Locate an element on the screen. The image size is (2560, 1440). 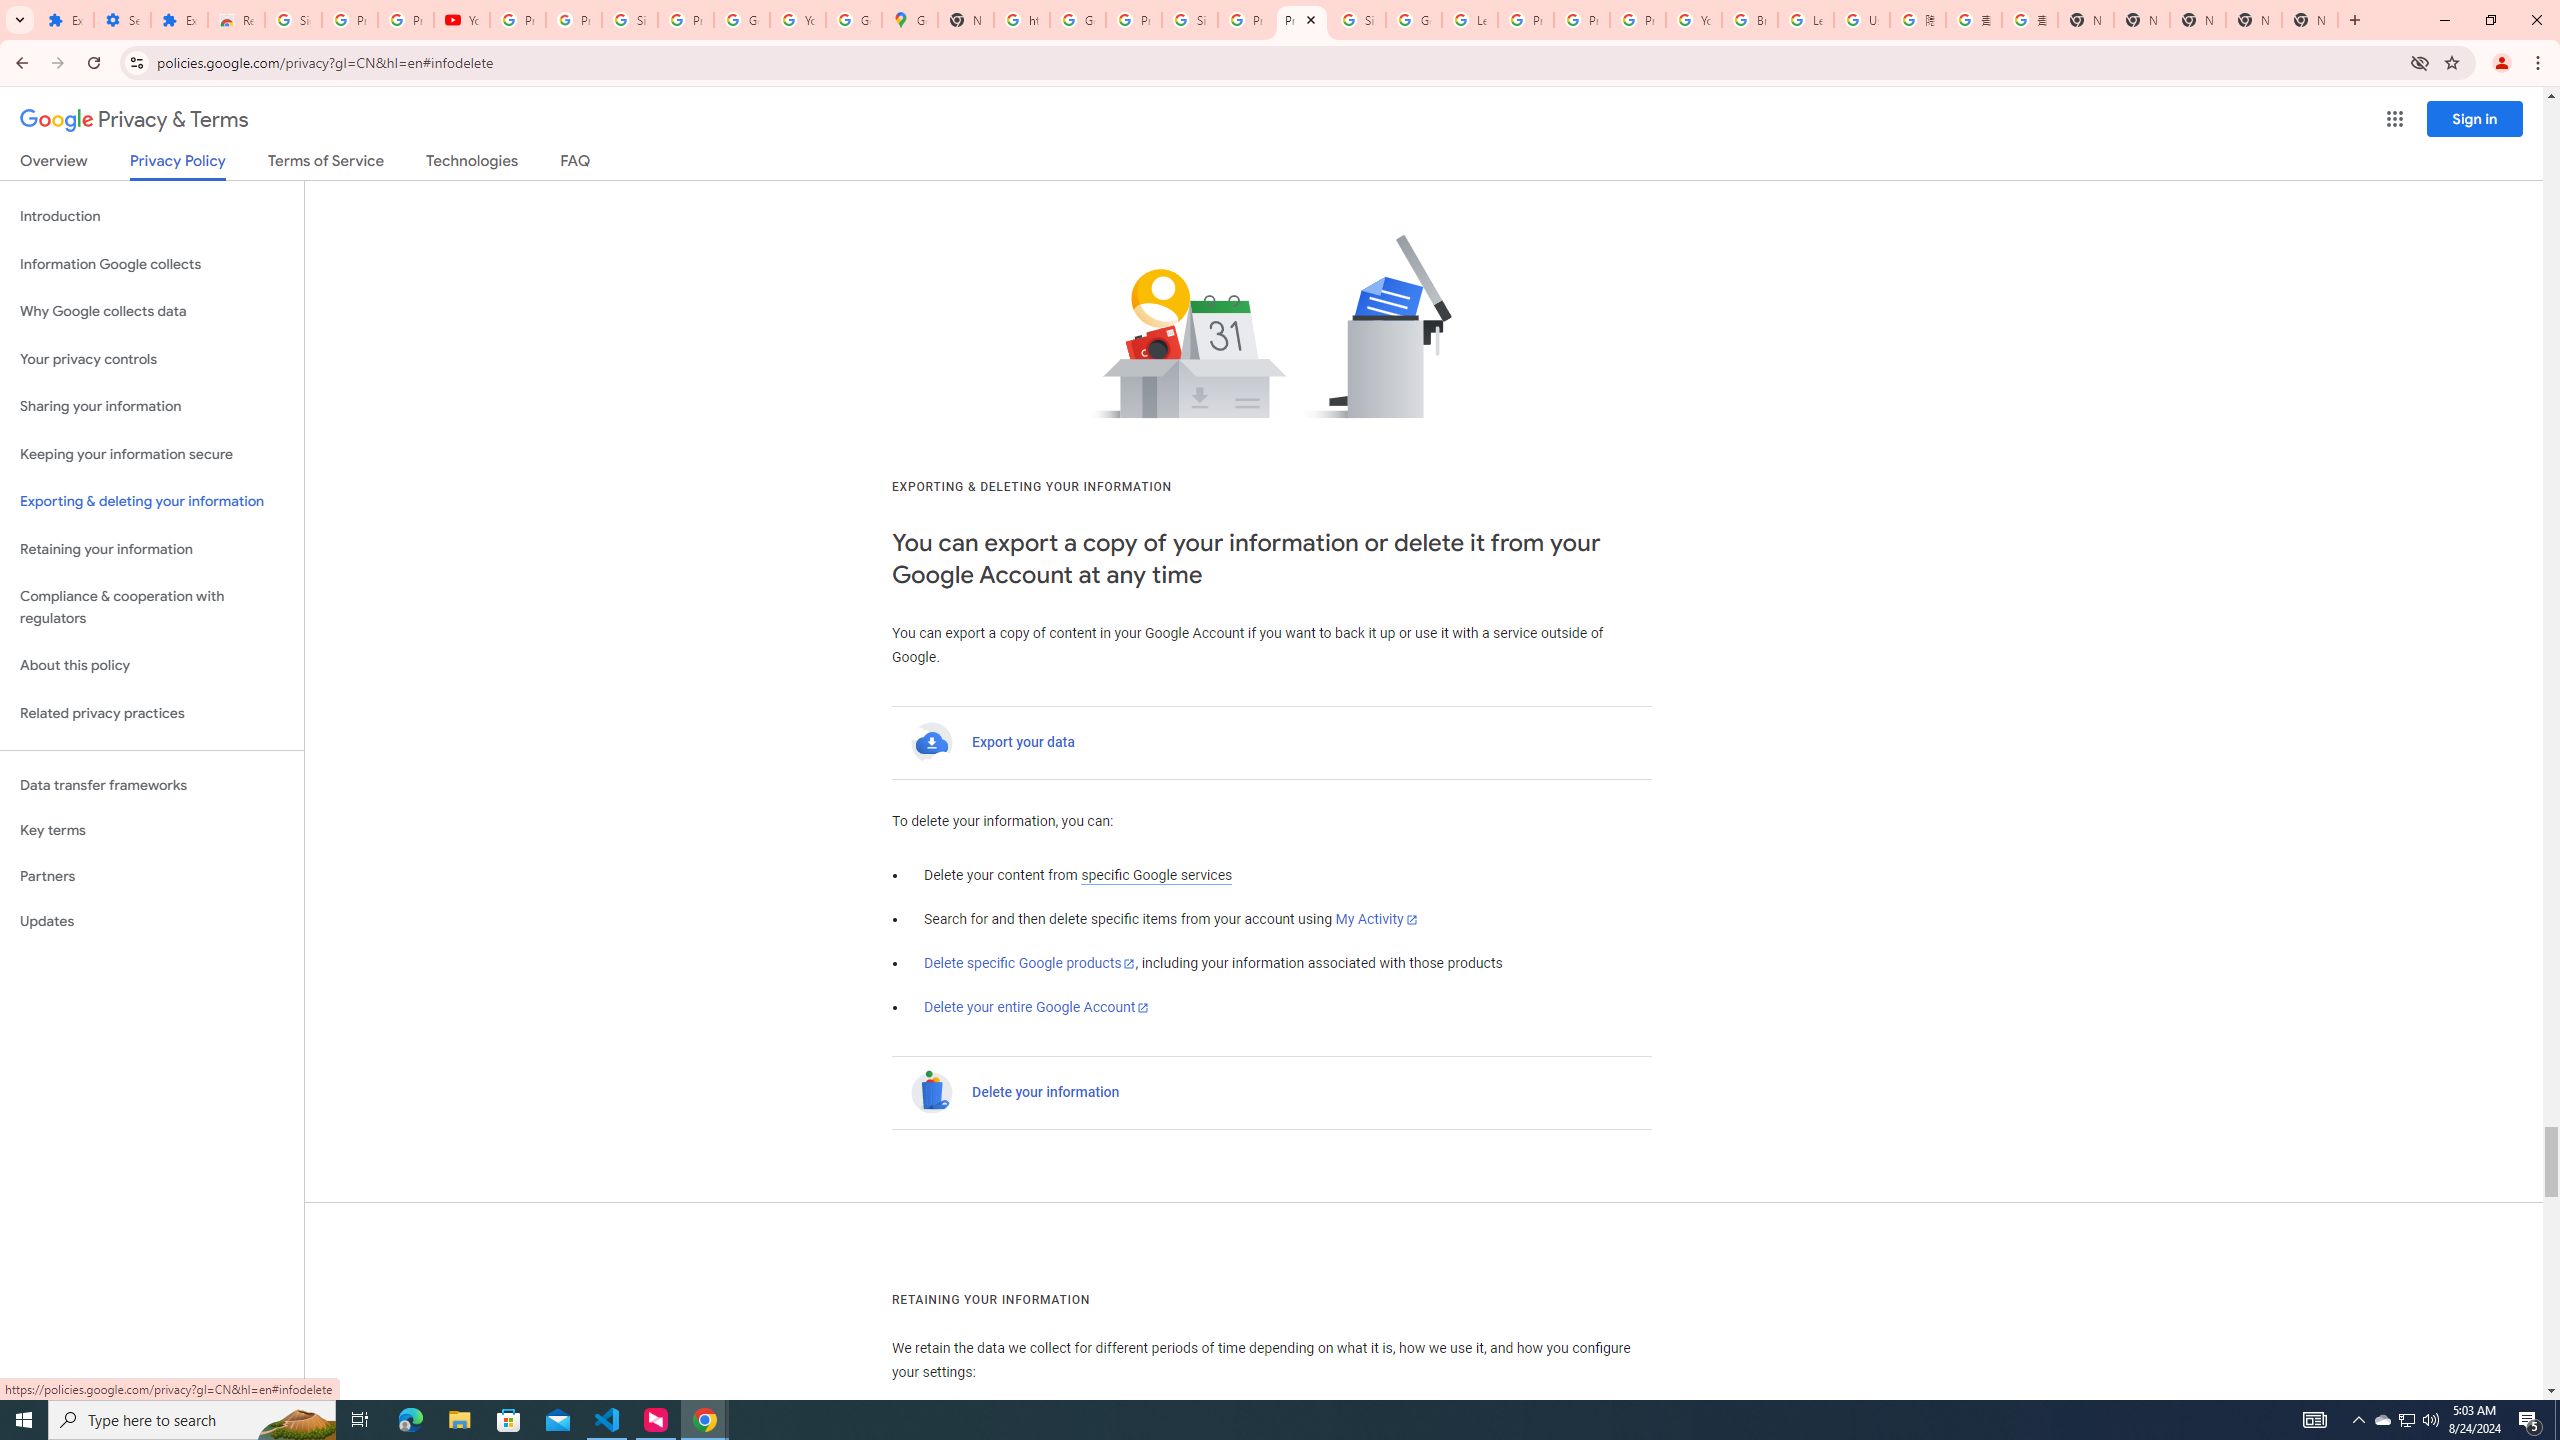
'Information Google collects' is located at coordinates (151, 264).